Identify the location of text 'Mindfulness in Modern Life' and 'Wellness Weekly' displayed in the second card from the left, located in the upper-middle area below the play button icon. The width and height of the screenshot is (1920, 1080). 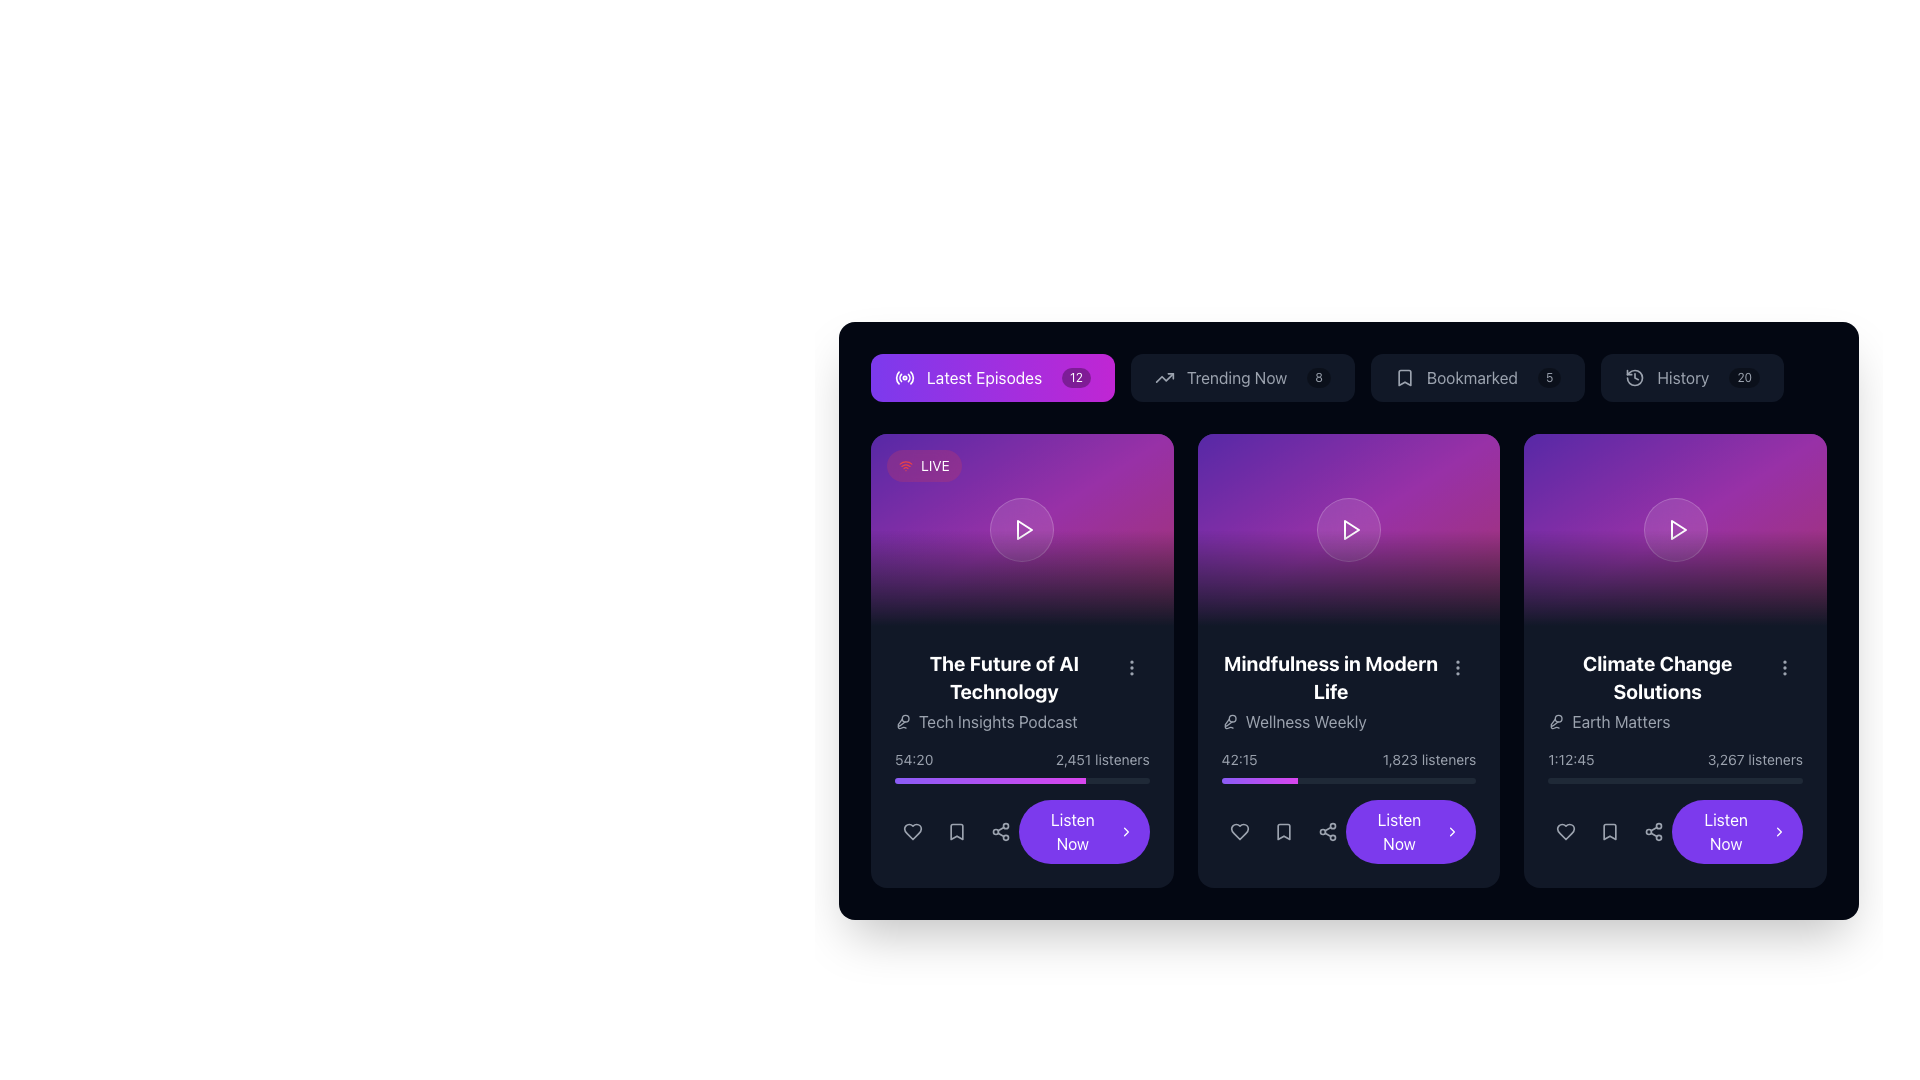
(1330, 690).